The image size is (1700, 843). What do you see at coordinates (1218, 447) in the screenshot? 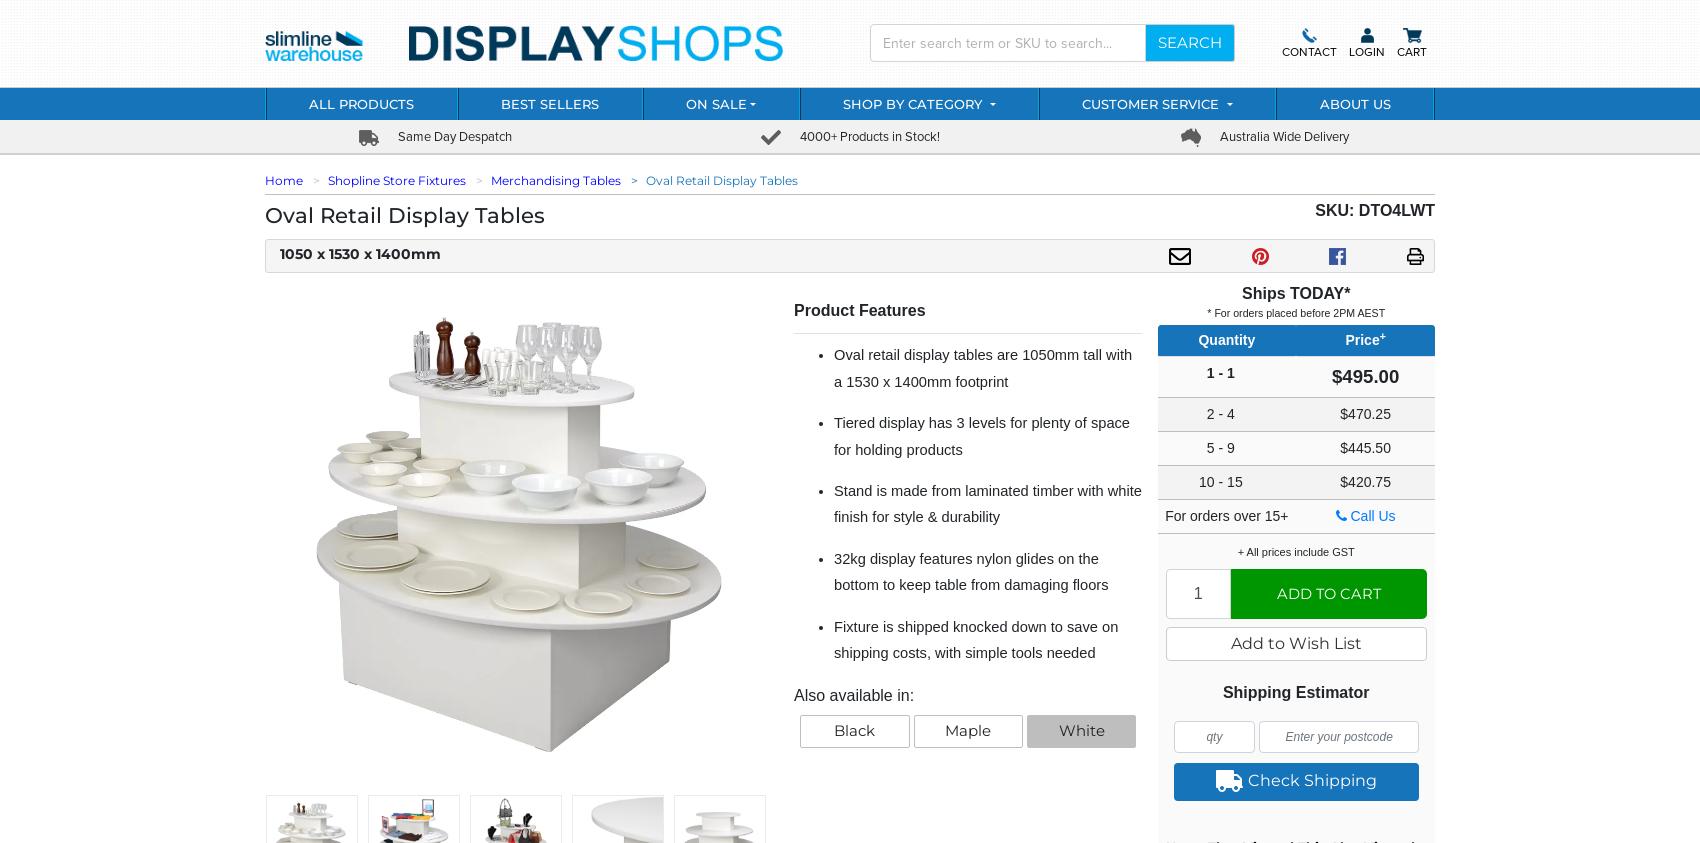
I see `'5 - 9'` at bounding box center [1218, 447].